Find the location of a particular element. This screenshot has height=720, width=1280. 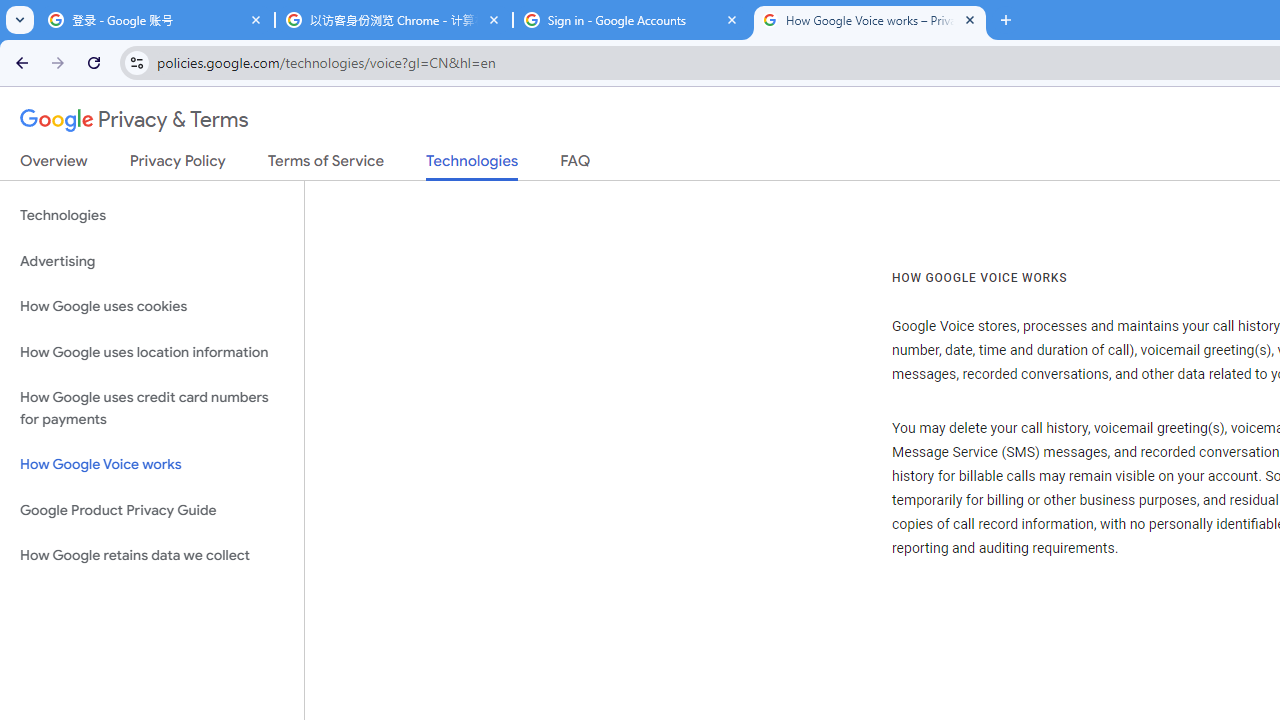

'How Google uses credit card numbers for payments' is located at coordinates (151, 407).